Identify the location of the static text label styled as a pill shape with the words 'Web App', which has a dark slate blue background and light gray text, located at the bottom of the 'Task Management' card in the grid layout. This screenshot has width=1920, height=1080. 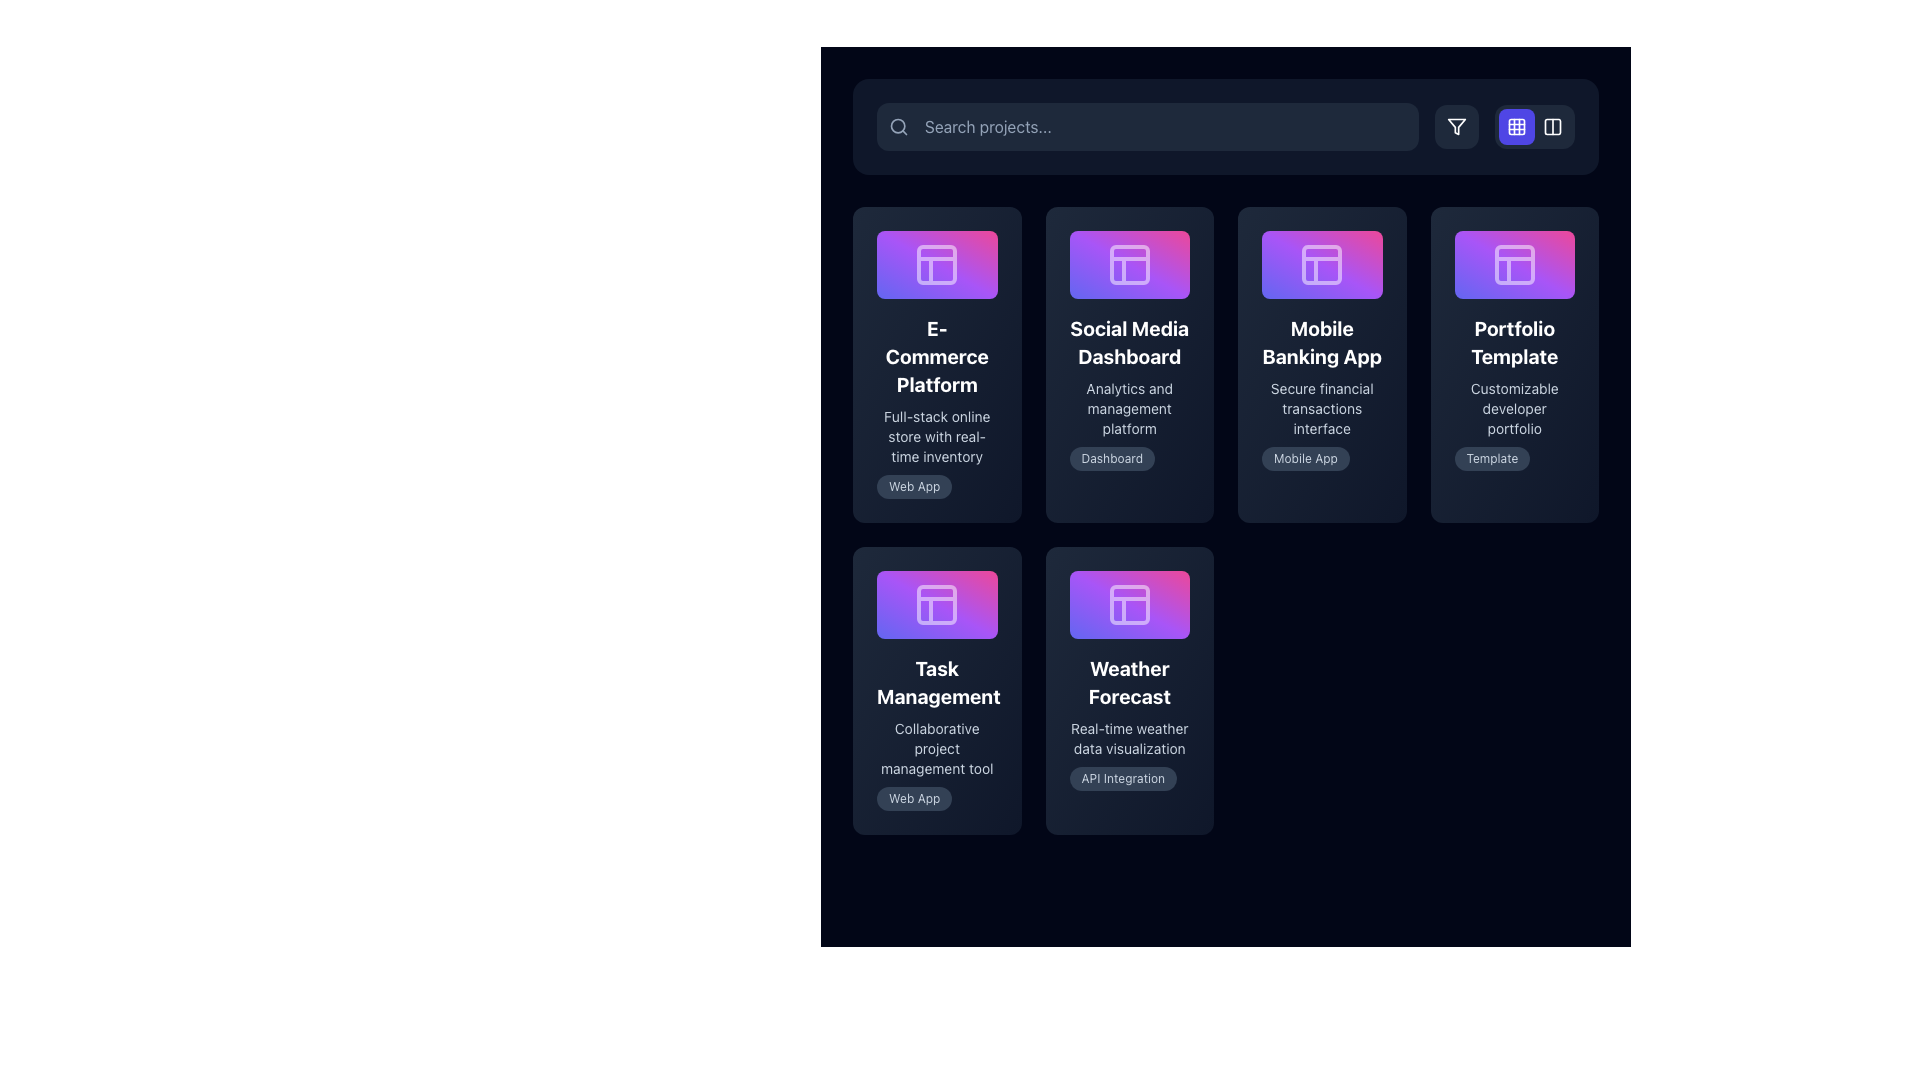
(913, 797).